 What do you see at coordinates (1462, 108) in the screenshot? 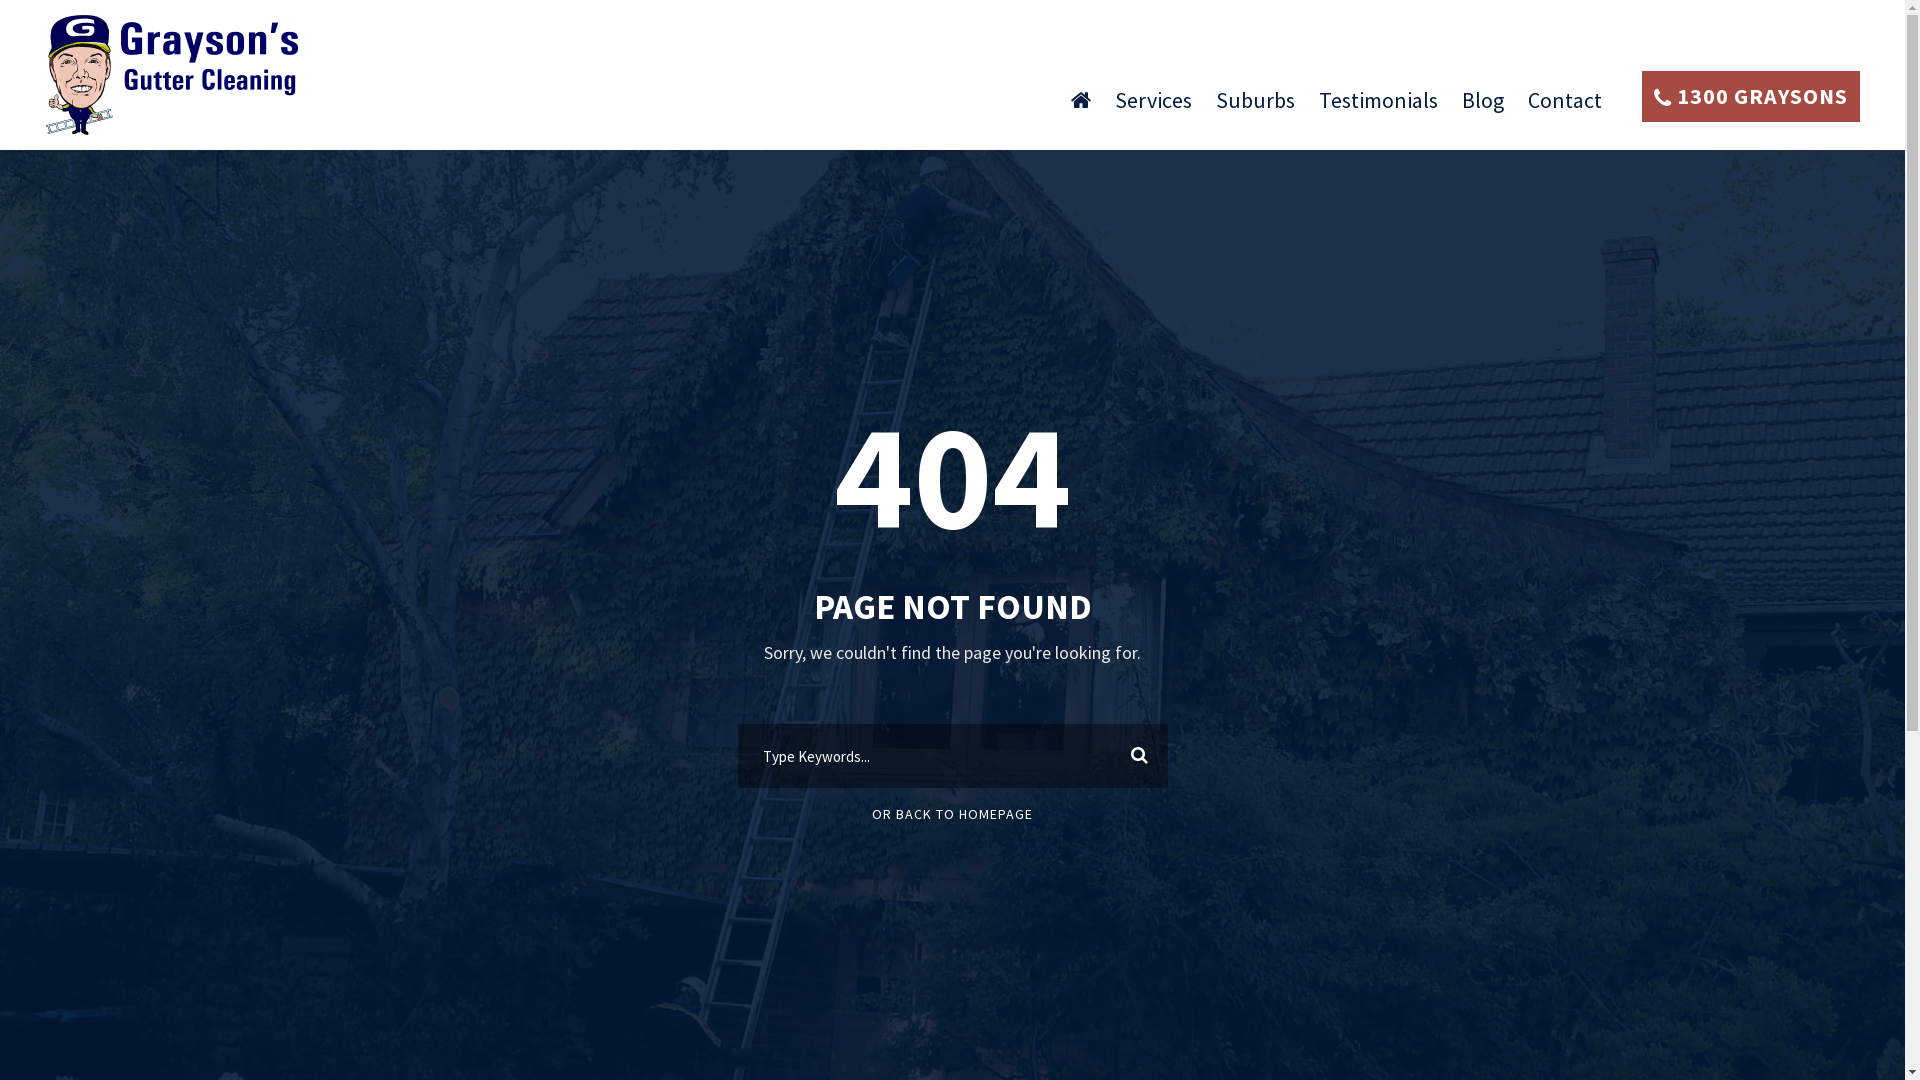
I see `'Blog'` at bounding box center [1462, 108].